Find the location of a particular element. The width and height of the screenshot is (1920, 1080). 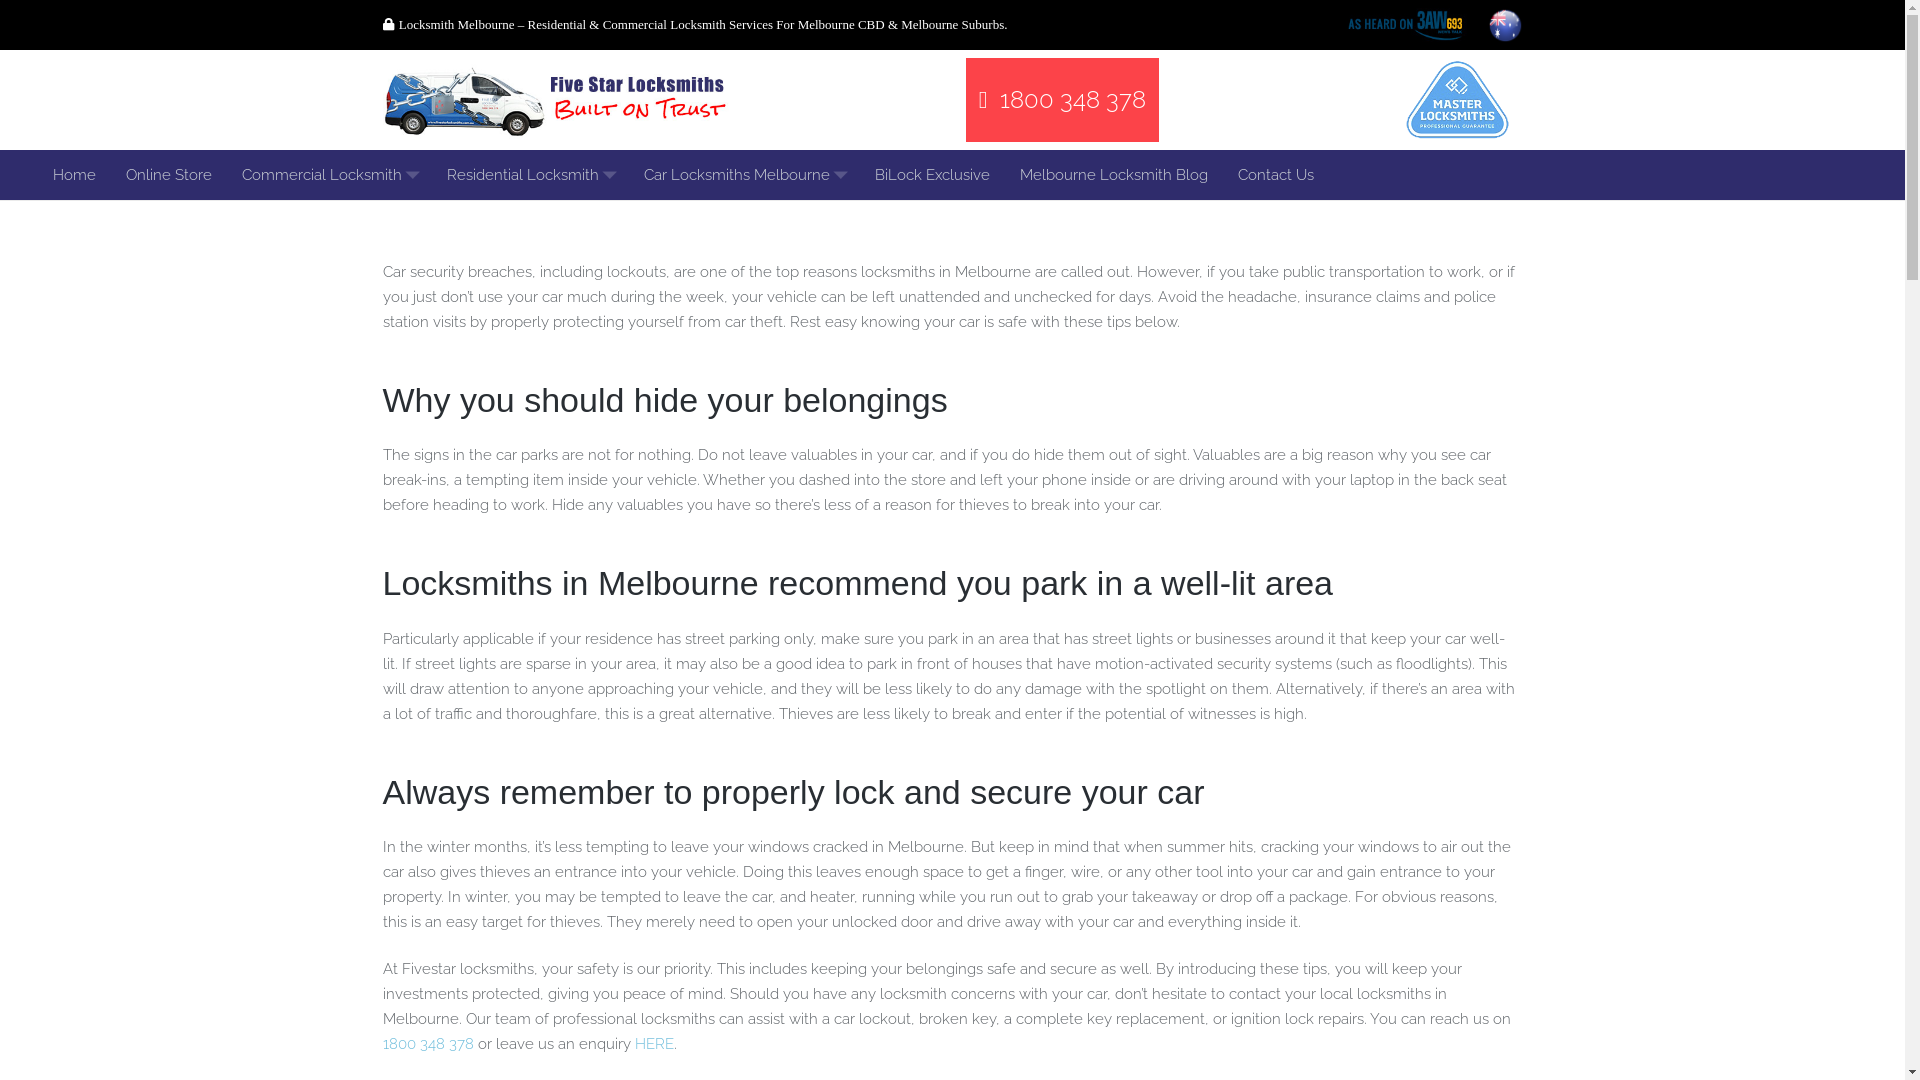

'Commercial Locksmith' is located at coordinates (328, 173).